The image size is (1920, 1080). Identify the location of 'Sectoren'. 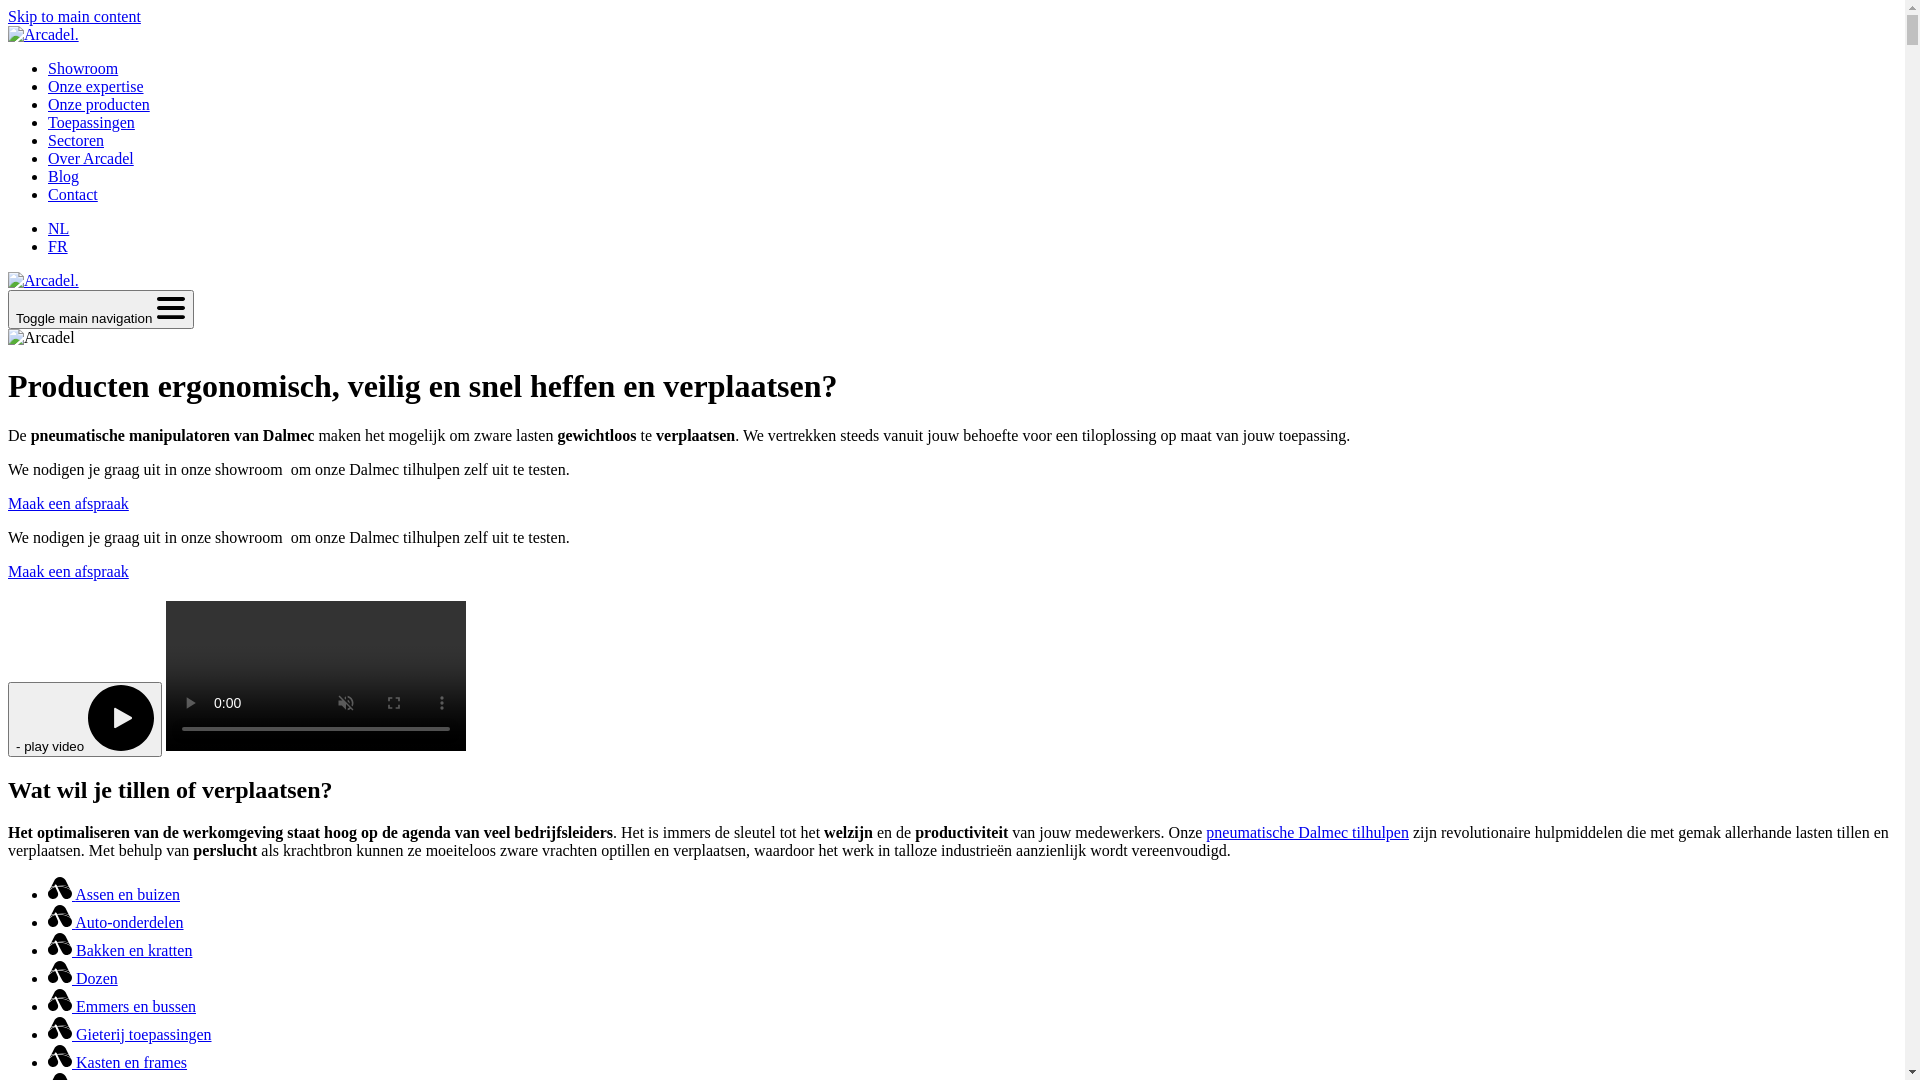
(48, 139).